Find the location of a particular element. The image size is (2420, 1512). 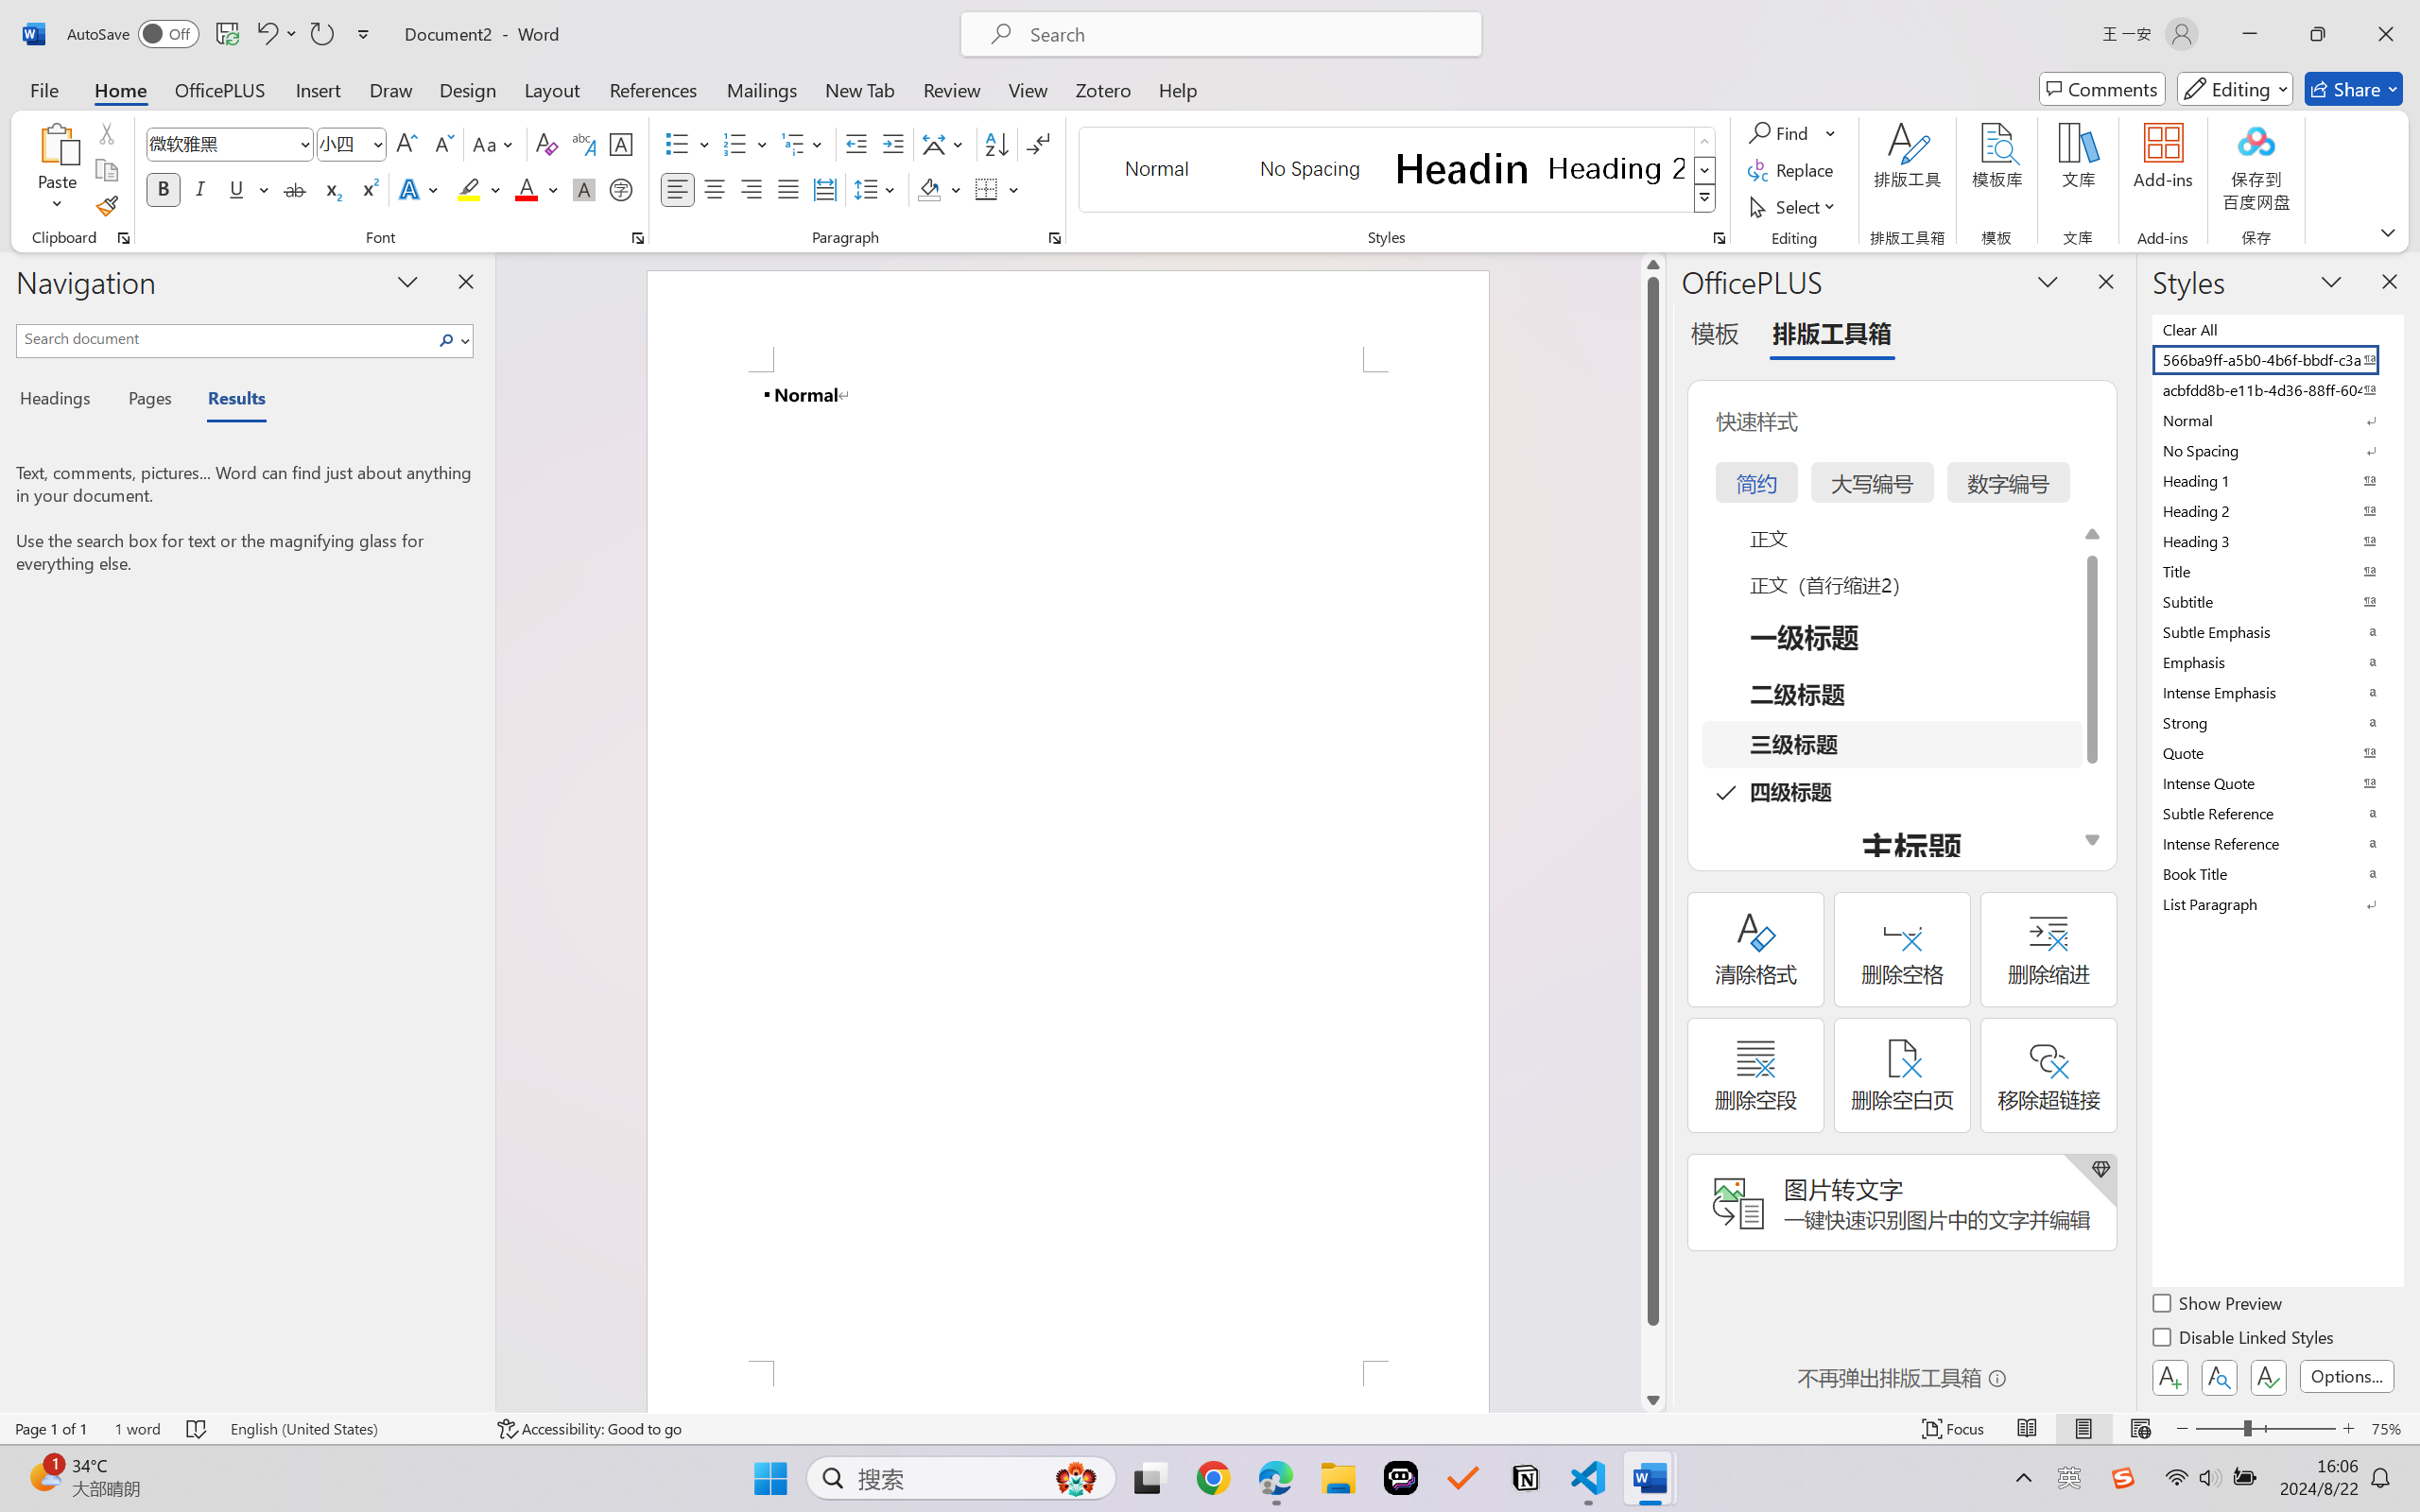

'Customize Quick Access Toolbar' is located at coordinates (363, 33).